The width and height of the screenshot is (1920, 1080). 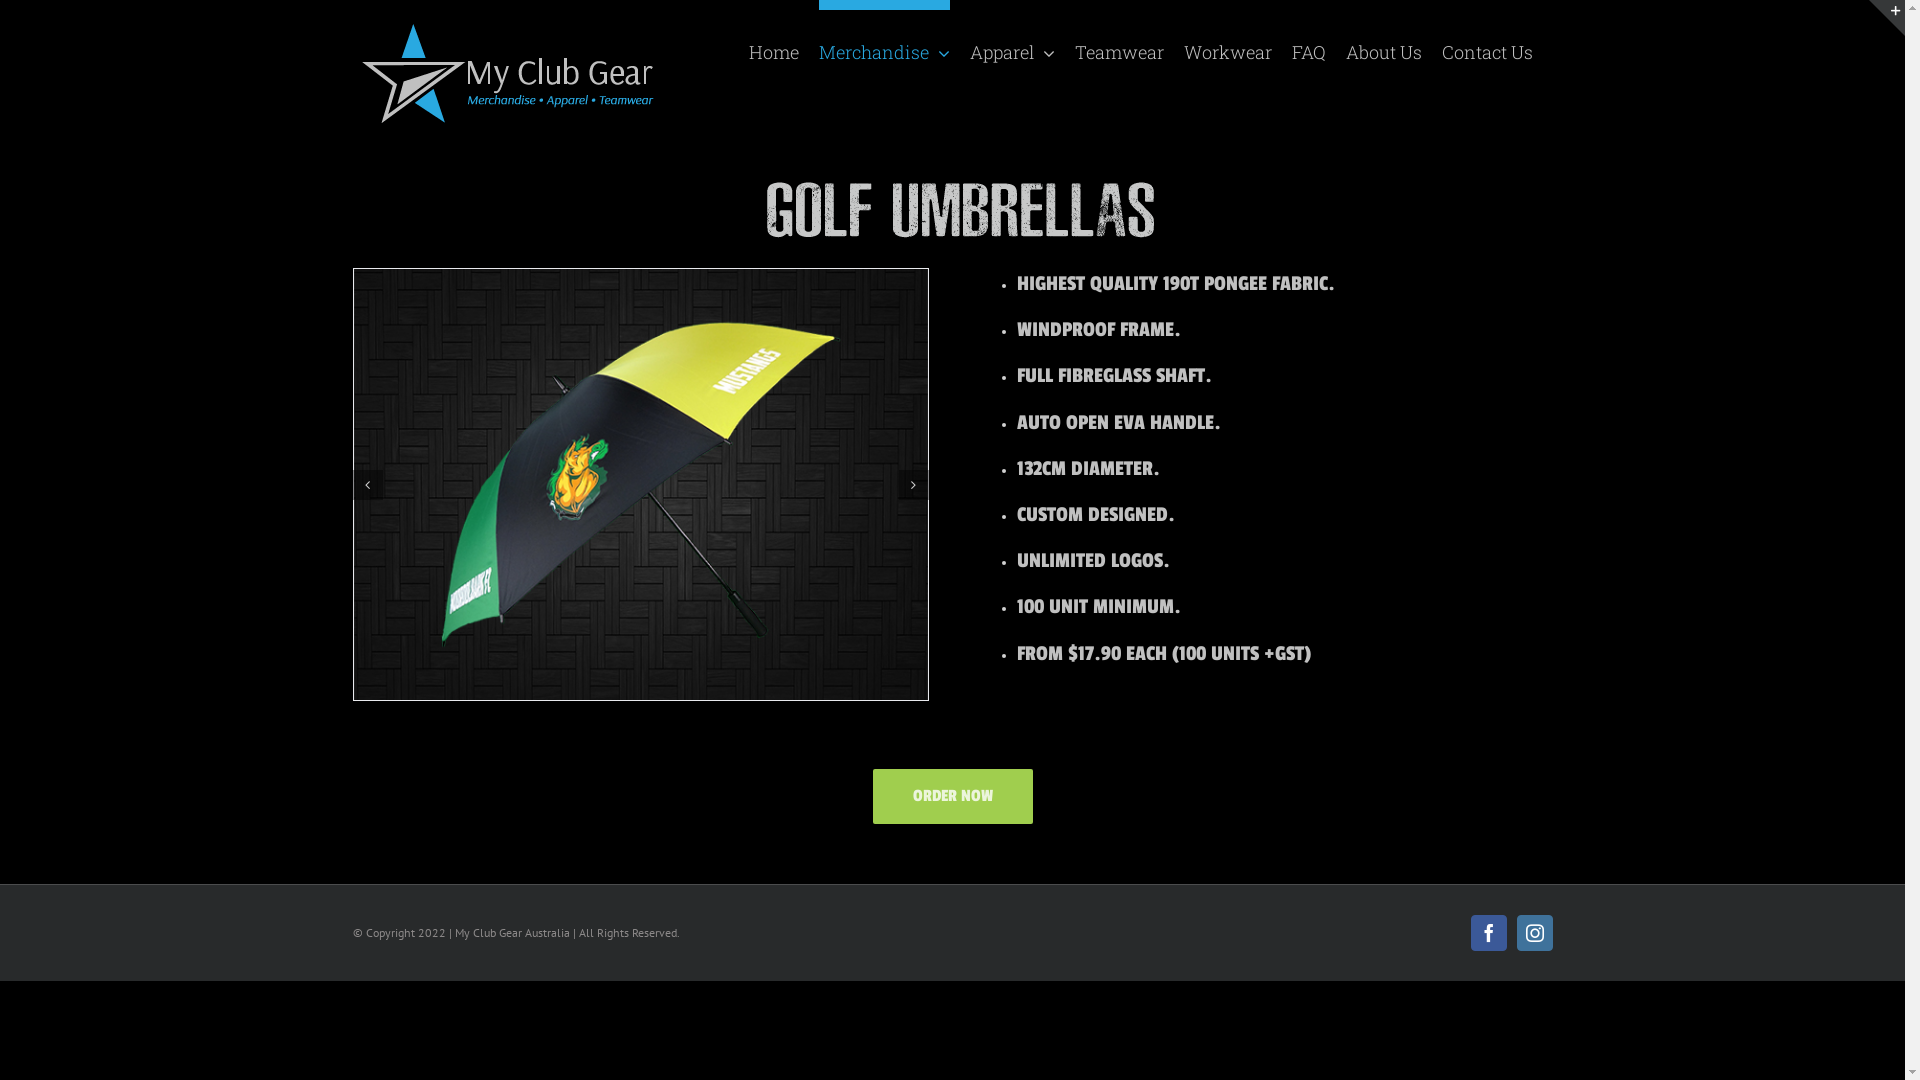 What do you see at coordinates (950, 795) in the screenshot?
I see `'ORDER NOW'` at bounding box center [950, 795].